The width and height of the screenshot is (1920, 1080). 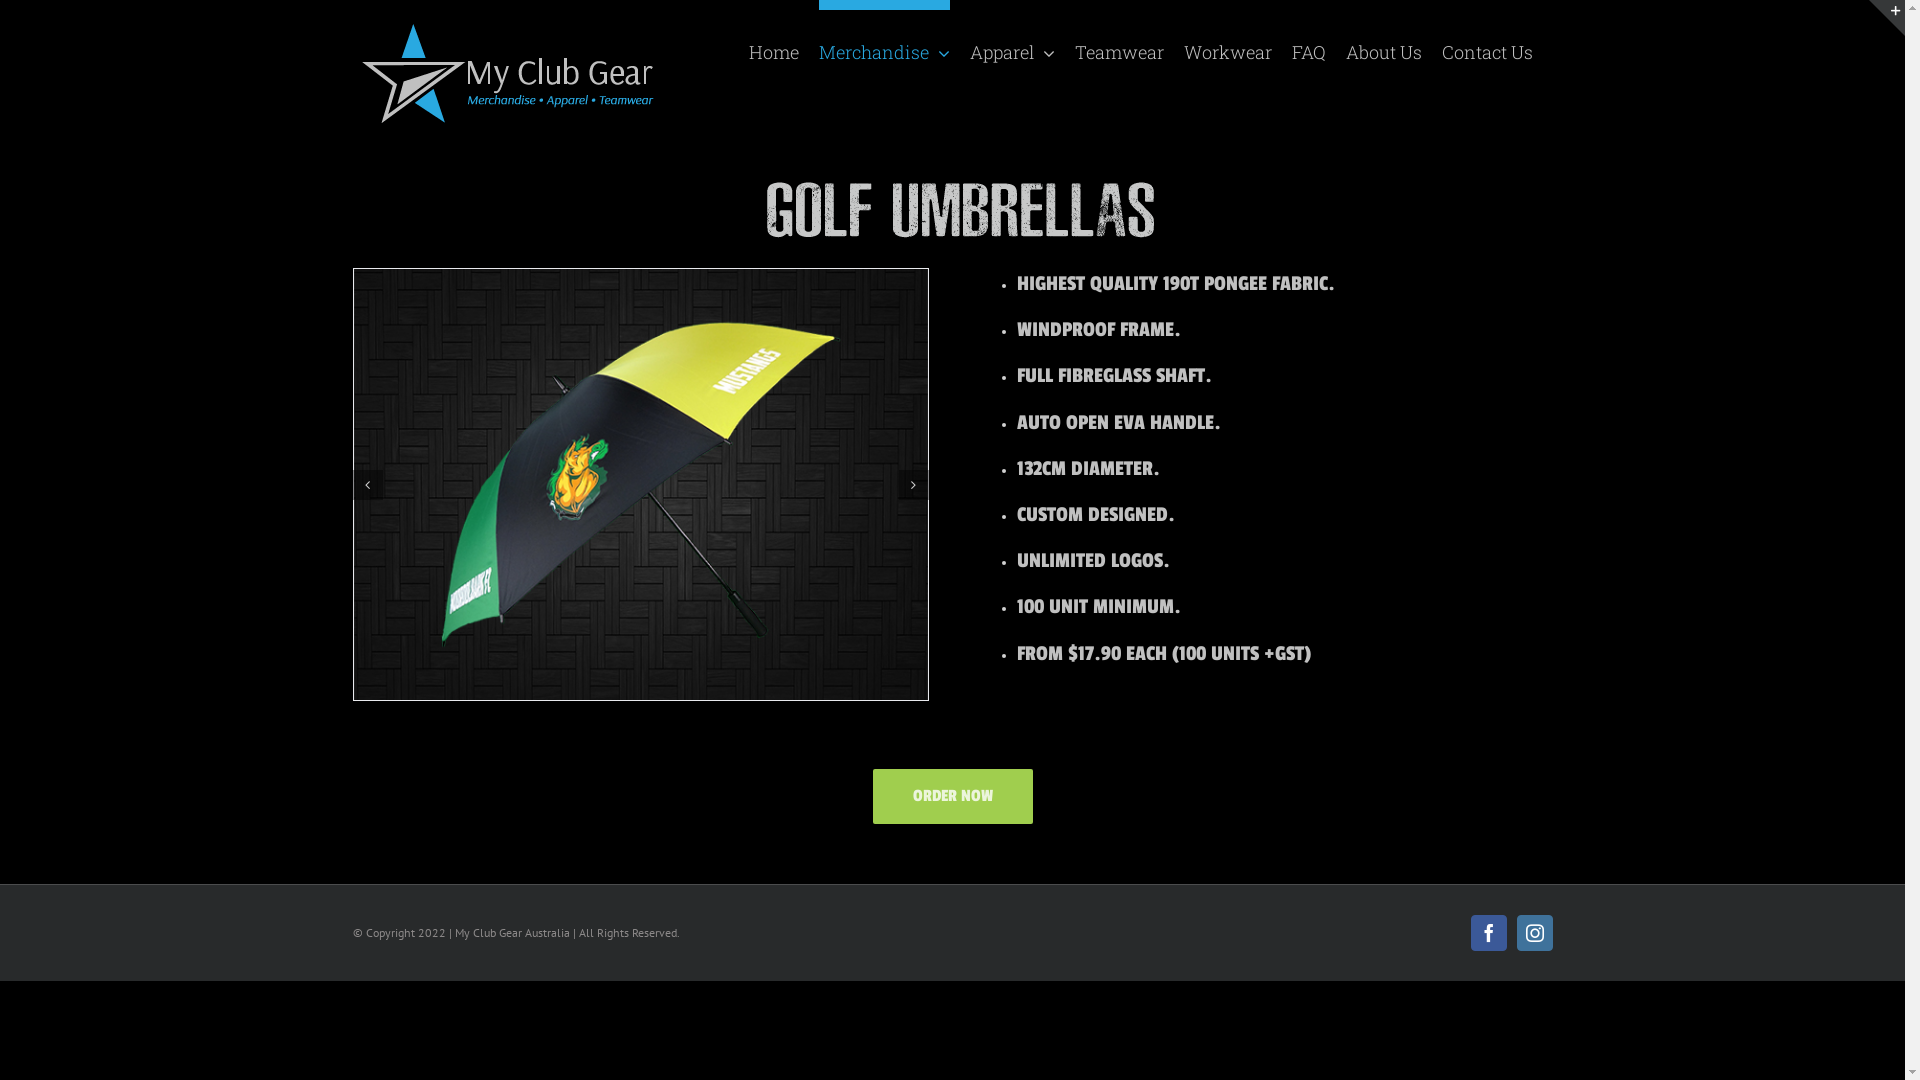 What do you see at coordinates (950, 795) in the screenshot?
I see `'ORDER NOW'` at bounding box center [950, 795].